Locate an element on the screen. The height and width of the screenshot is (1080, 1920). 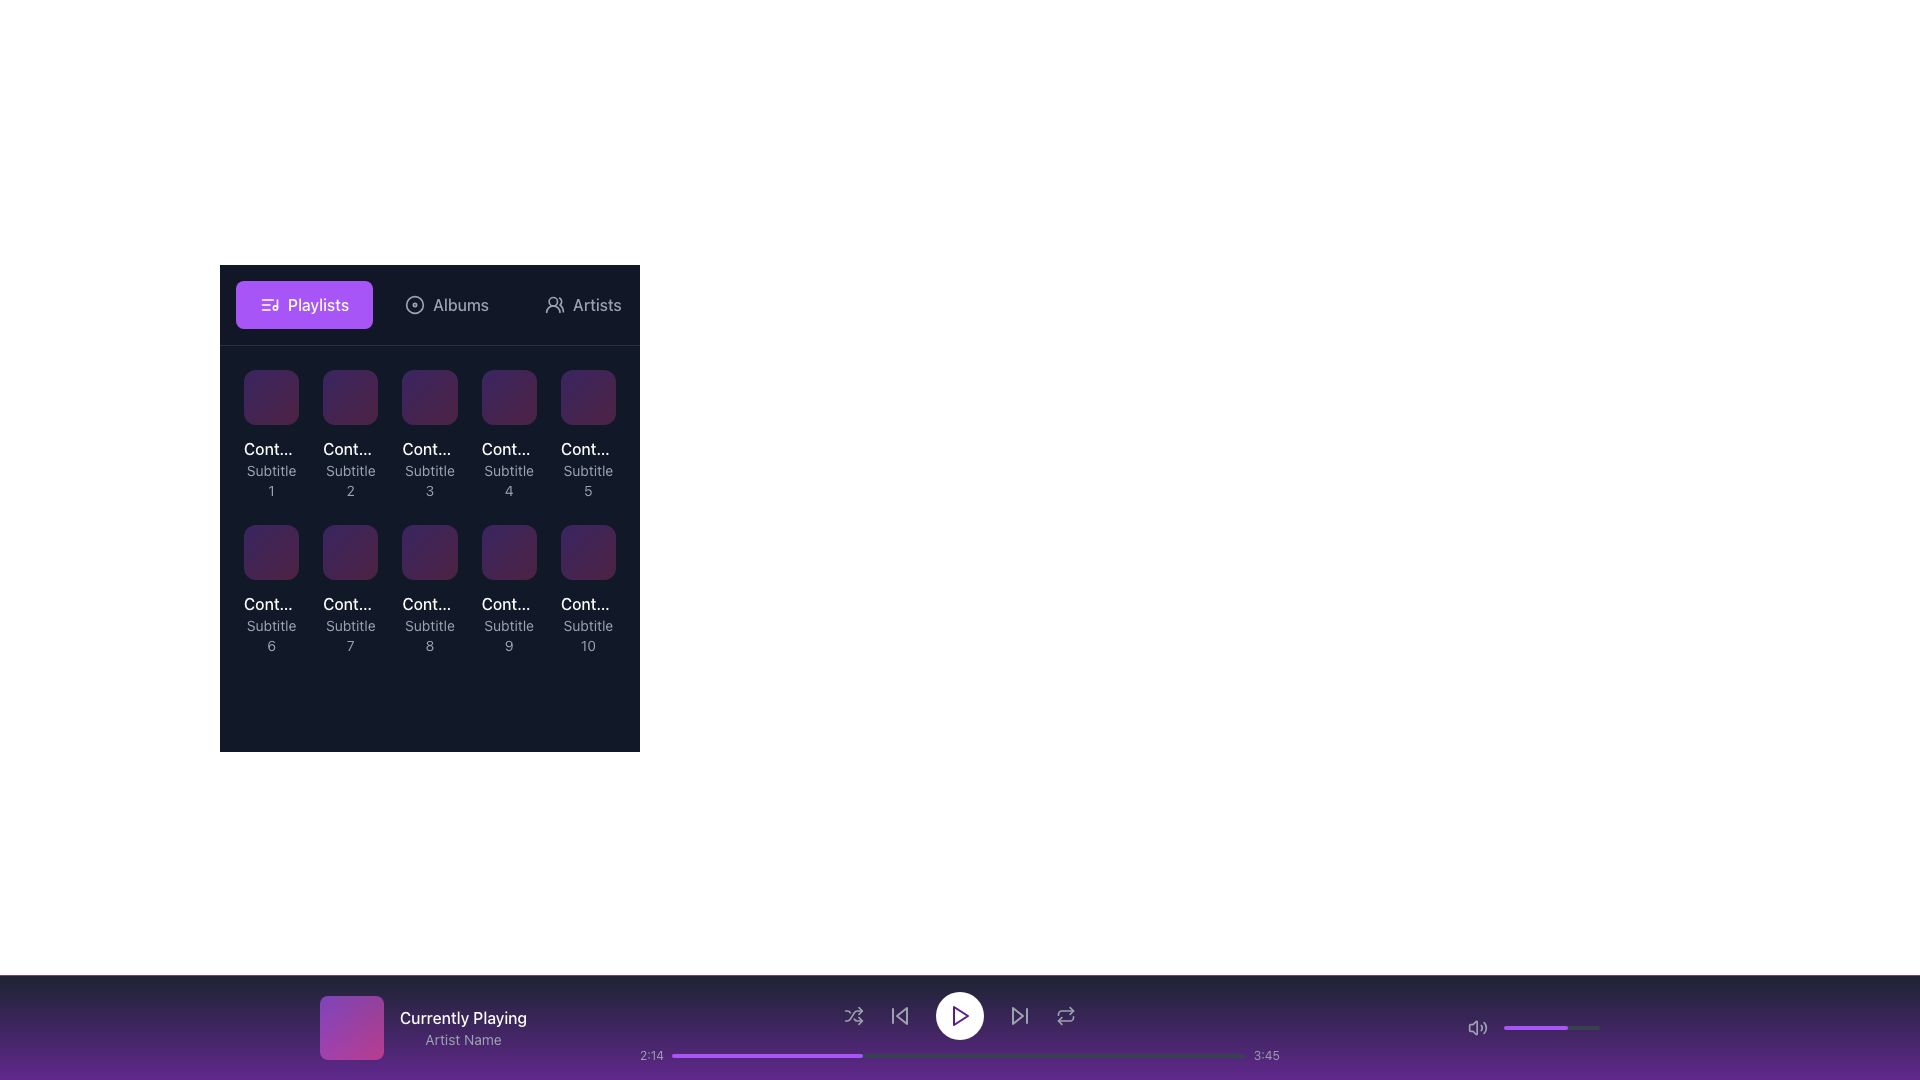
the circular icon with a looping arrow symbol is located at coordinates (1064, 1015).